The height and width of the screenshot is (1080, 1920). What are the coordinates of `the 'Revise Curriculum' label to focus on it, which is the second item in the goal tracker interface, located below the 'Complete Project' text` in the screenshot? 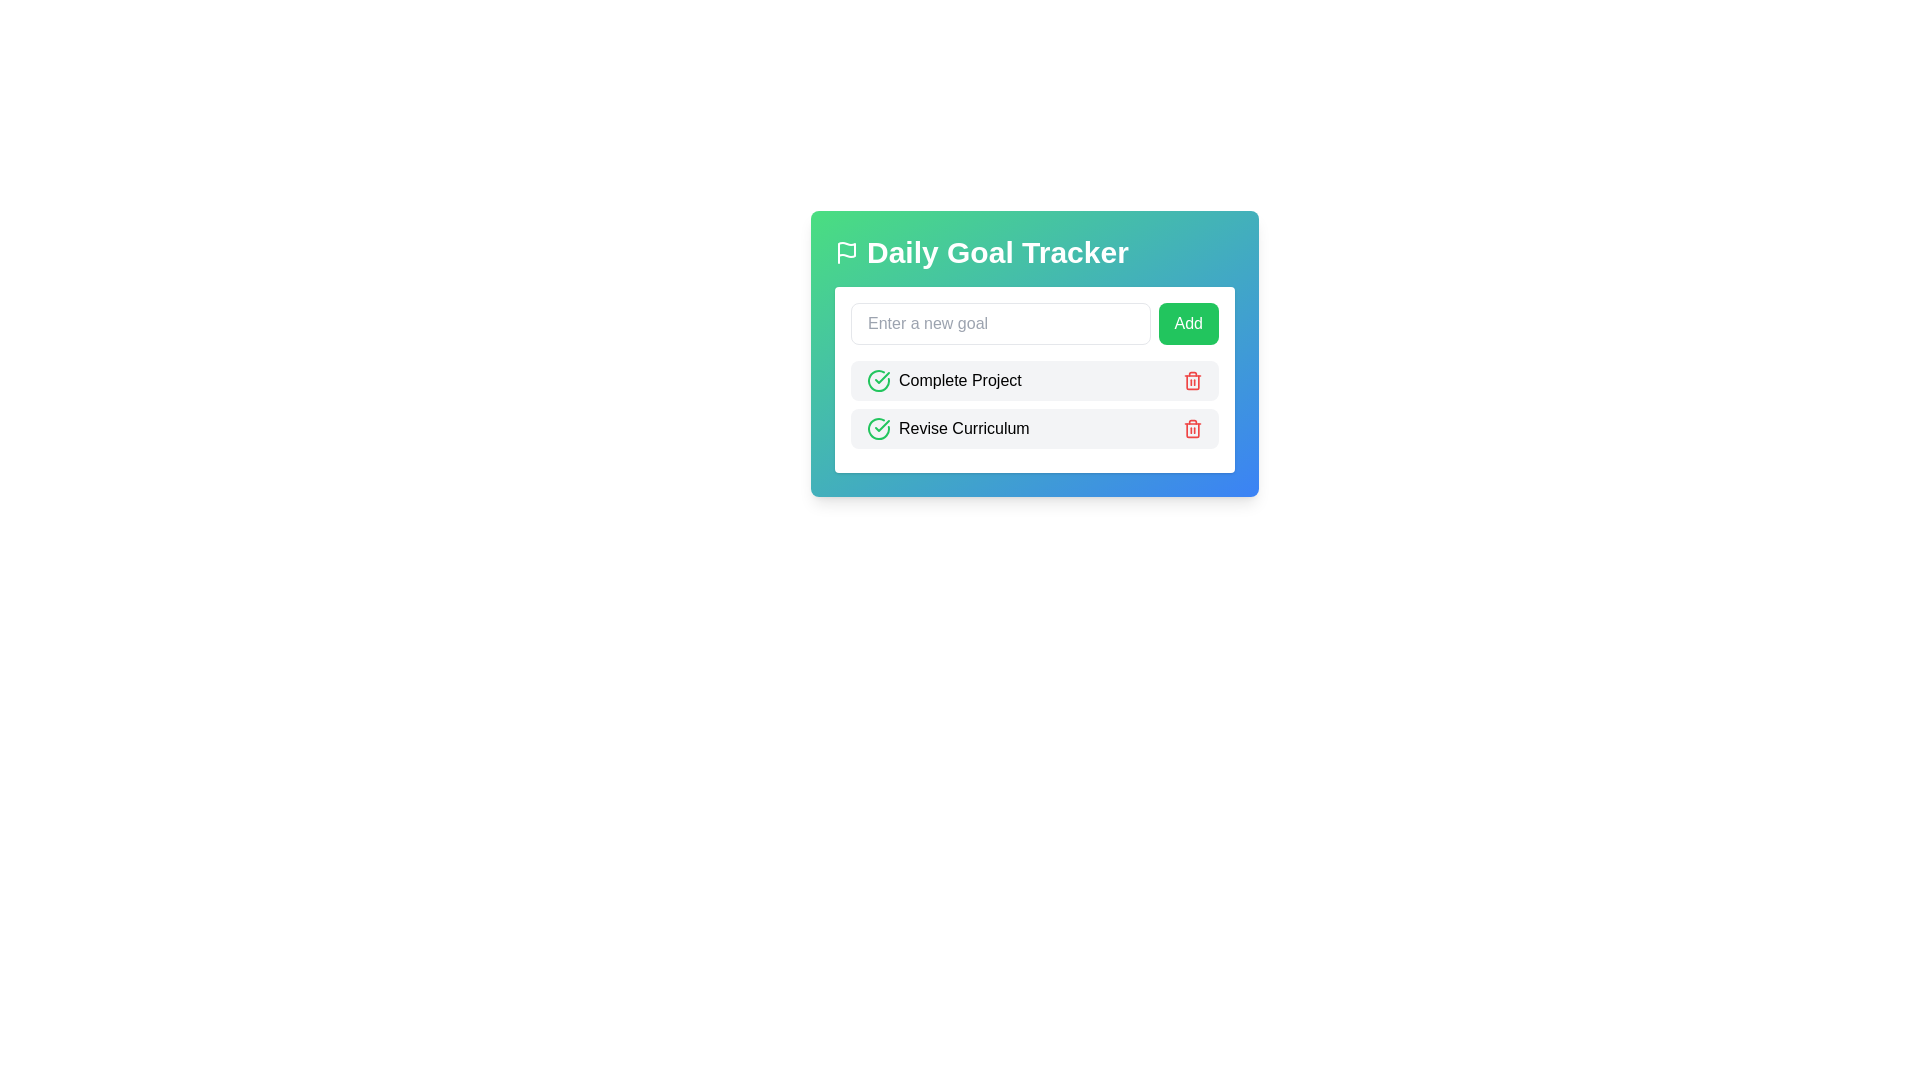 It's located at (964, 427).